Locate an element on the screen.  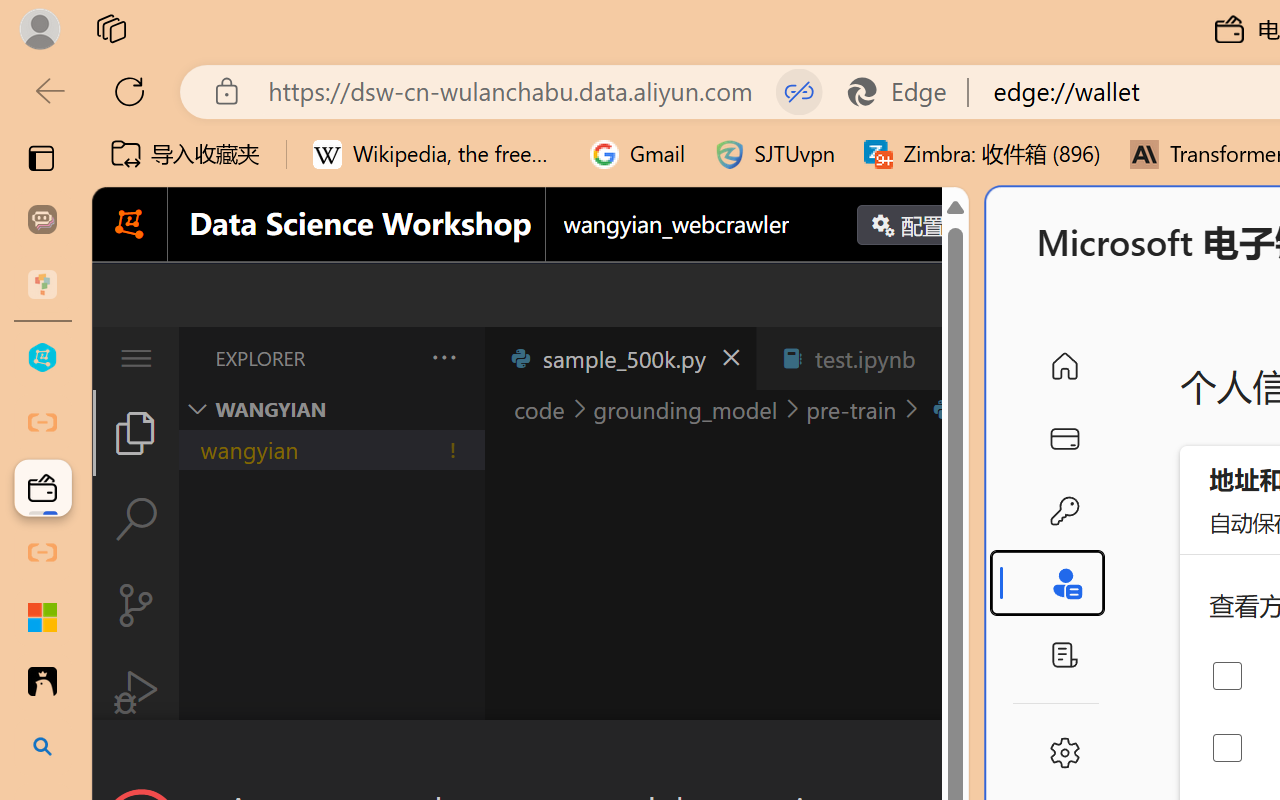
'Explorer actions' is located at coordinates (391, 358).